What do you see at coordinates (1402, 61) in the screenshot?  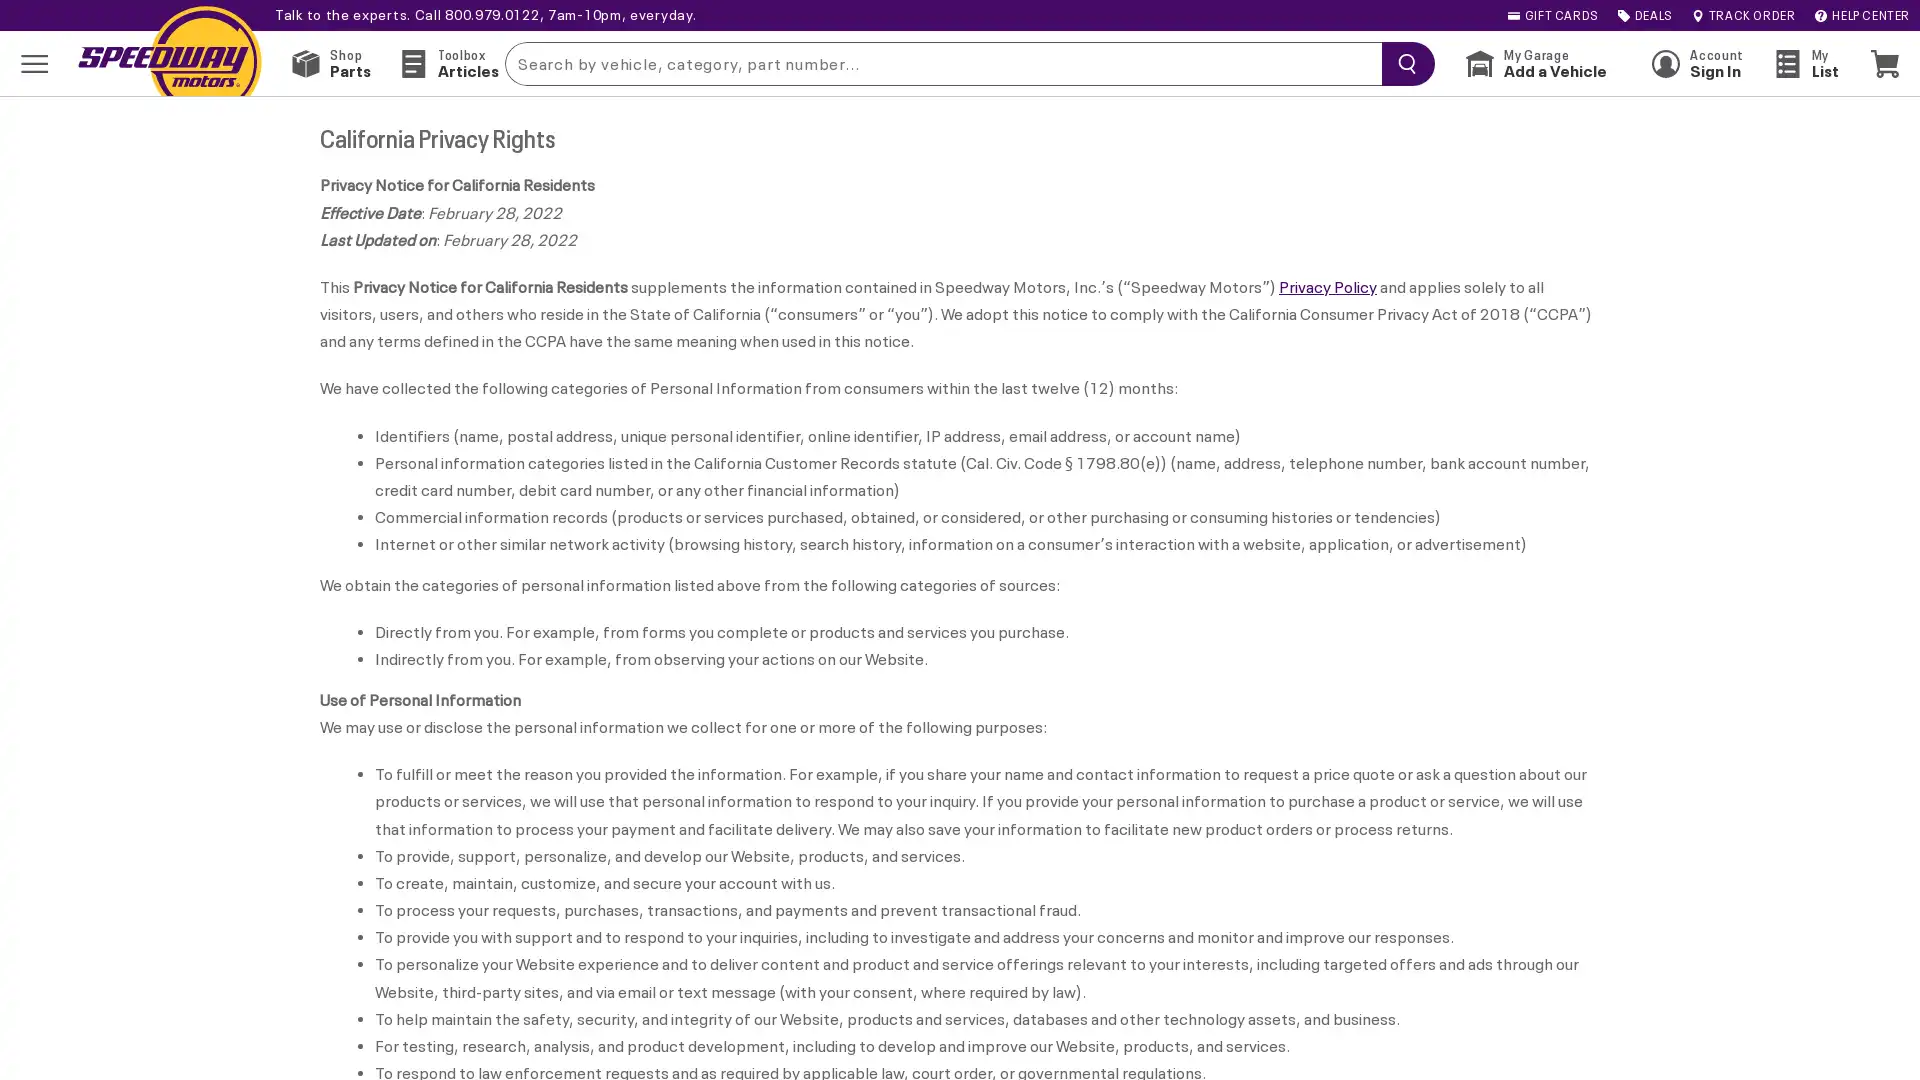 I see `searchButton` at bounding box center [1402, 61].